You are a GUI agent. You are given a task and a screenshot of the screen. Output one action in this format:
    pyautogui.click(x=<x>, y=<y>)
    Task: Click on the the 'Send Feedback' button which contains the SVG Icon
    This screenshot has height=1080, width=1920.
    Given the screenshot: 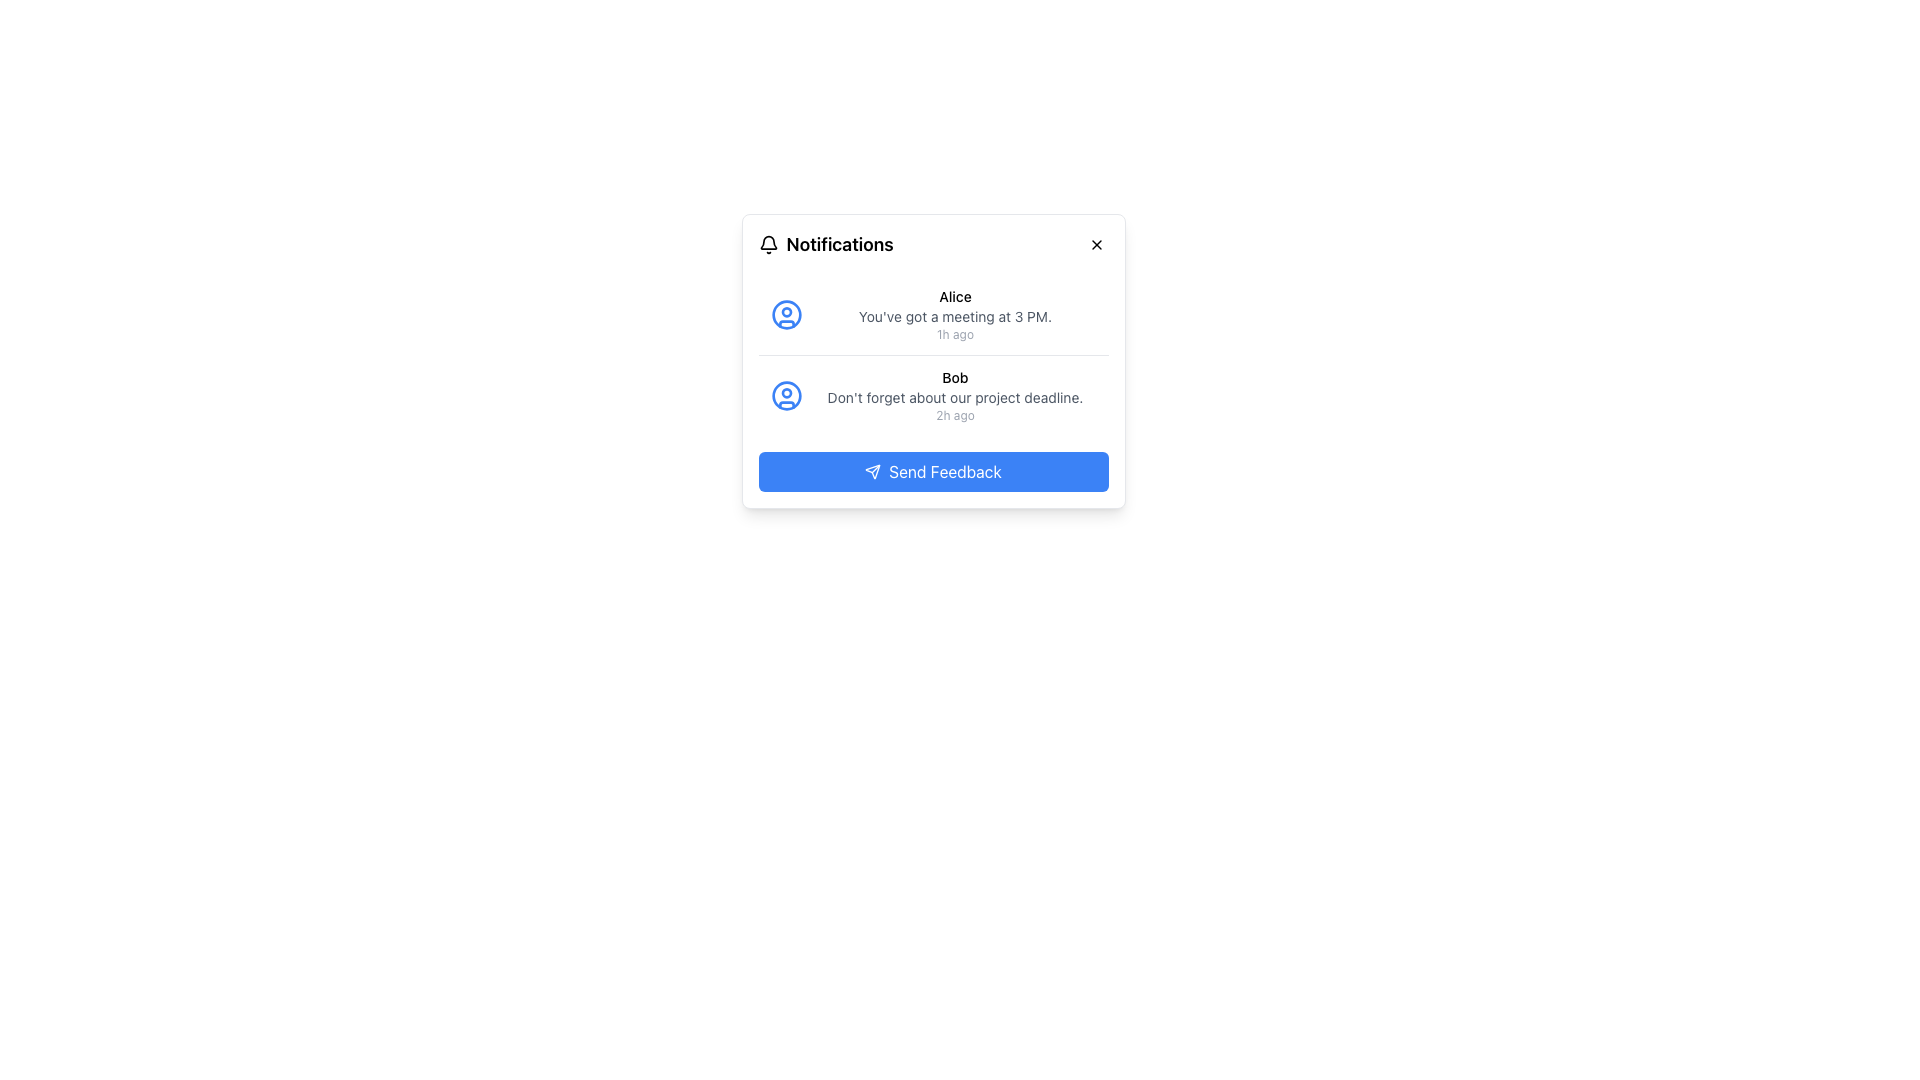 What is the action you would take?
    pyautogui.click(x=873, y=471)
    